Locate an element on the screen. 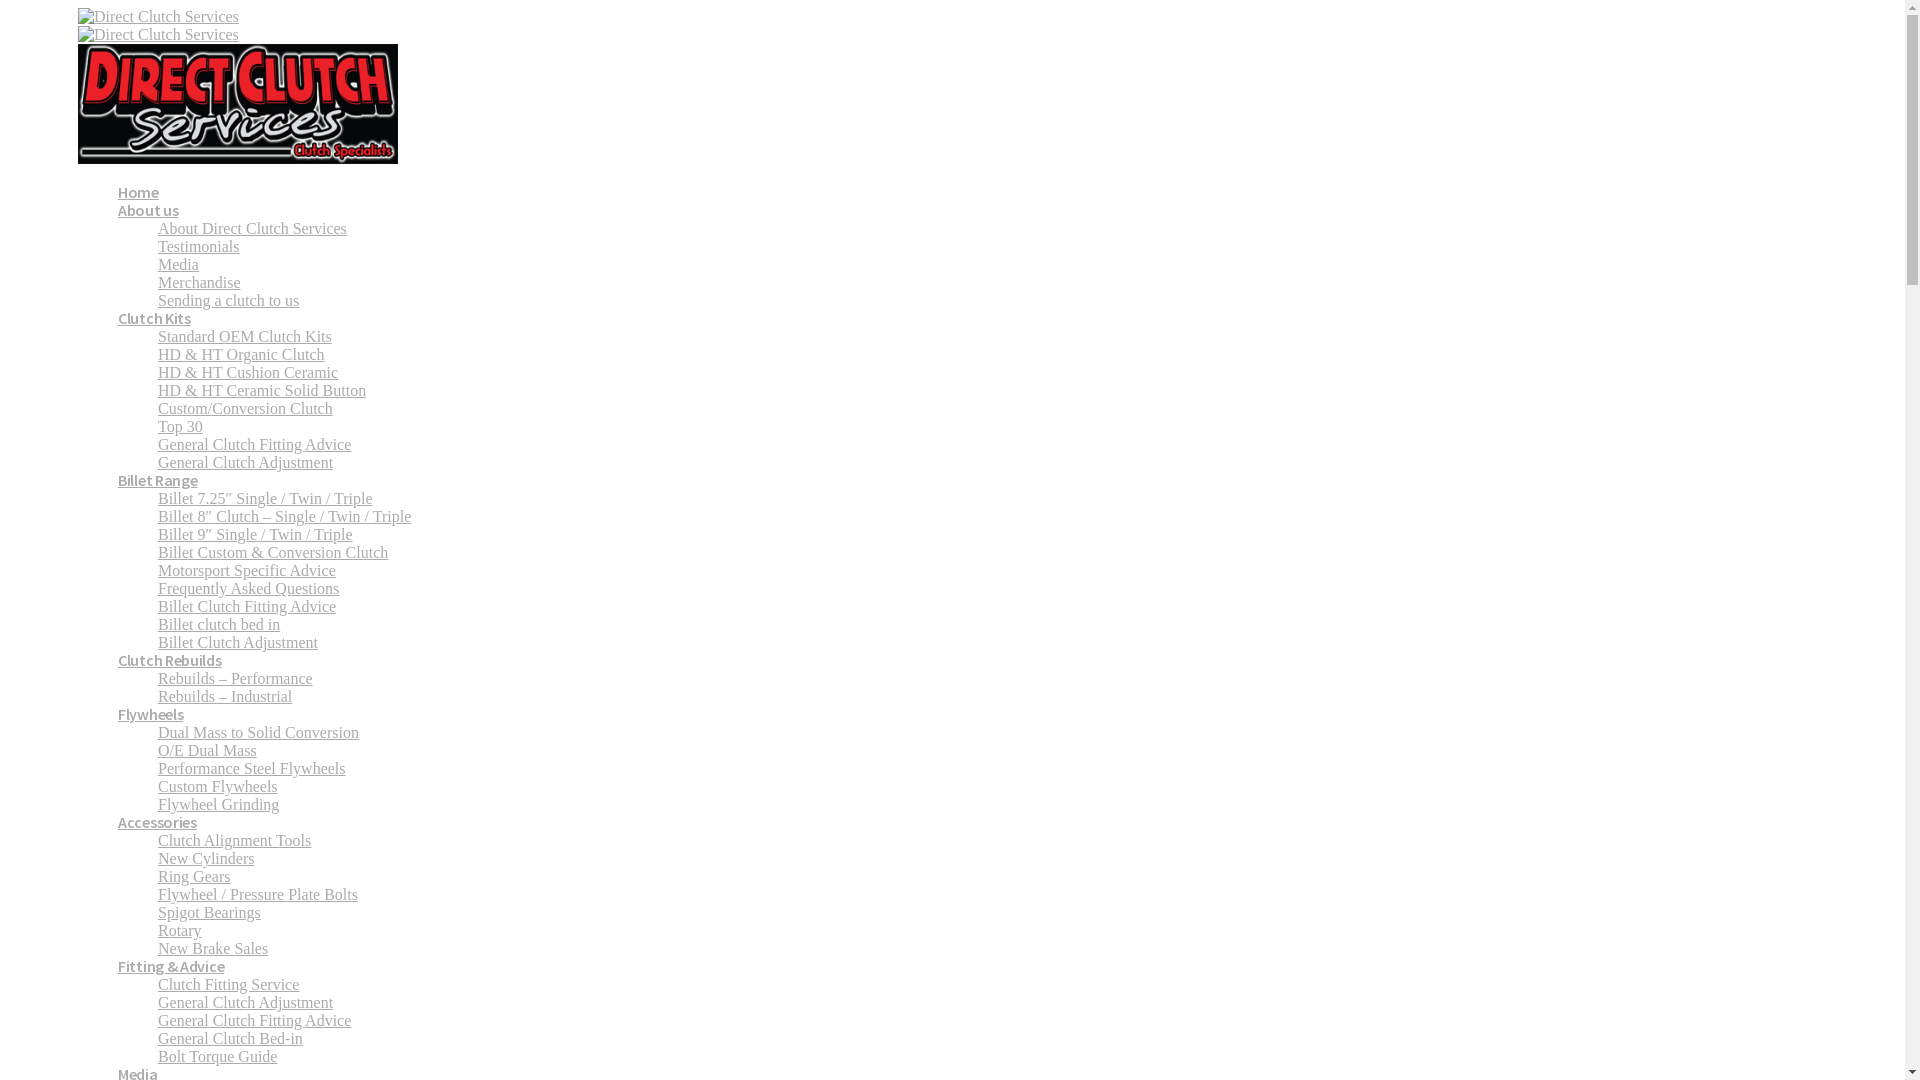 The image size is (1920, 1080). 'Direct Clutch Services - ' is located at coordinates (238, 86).